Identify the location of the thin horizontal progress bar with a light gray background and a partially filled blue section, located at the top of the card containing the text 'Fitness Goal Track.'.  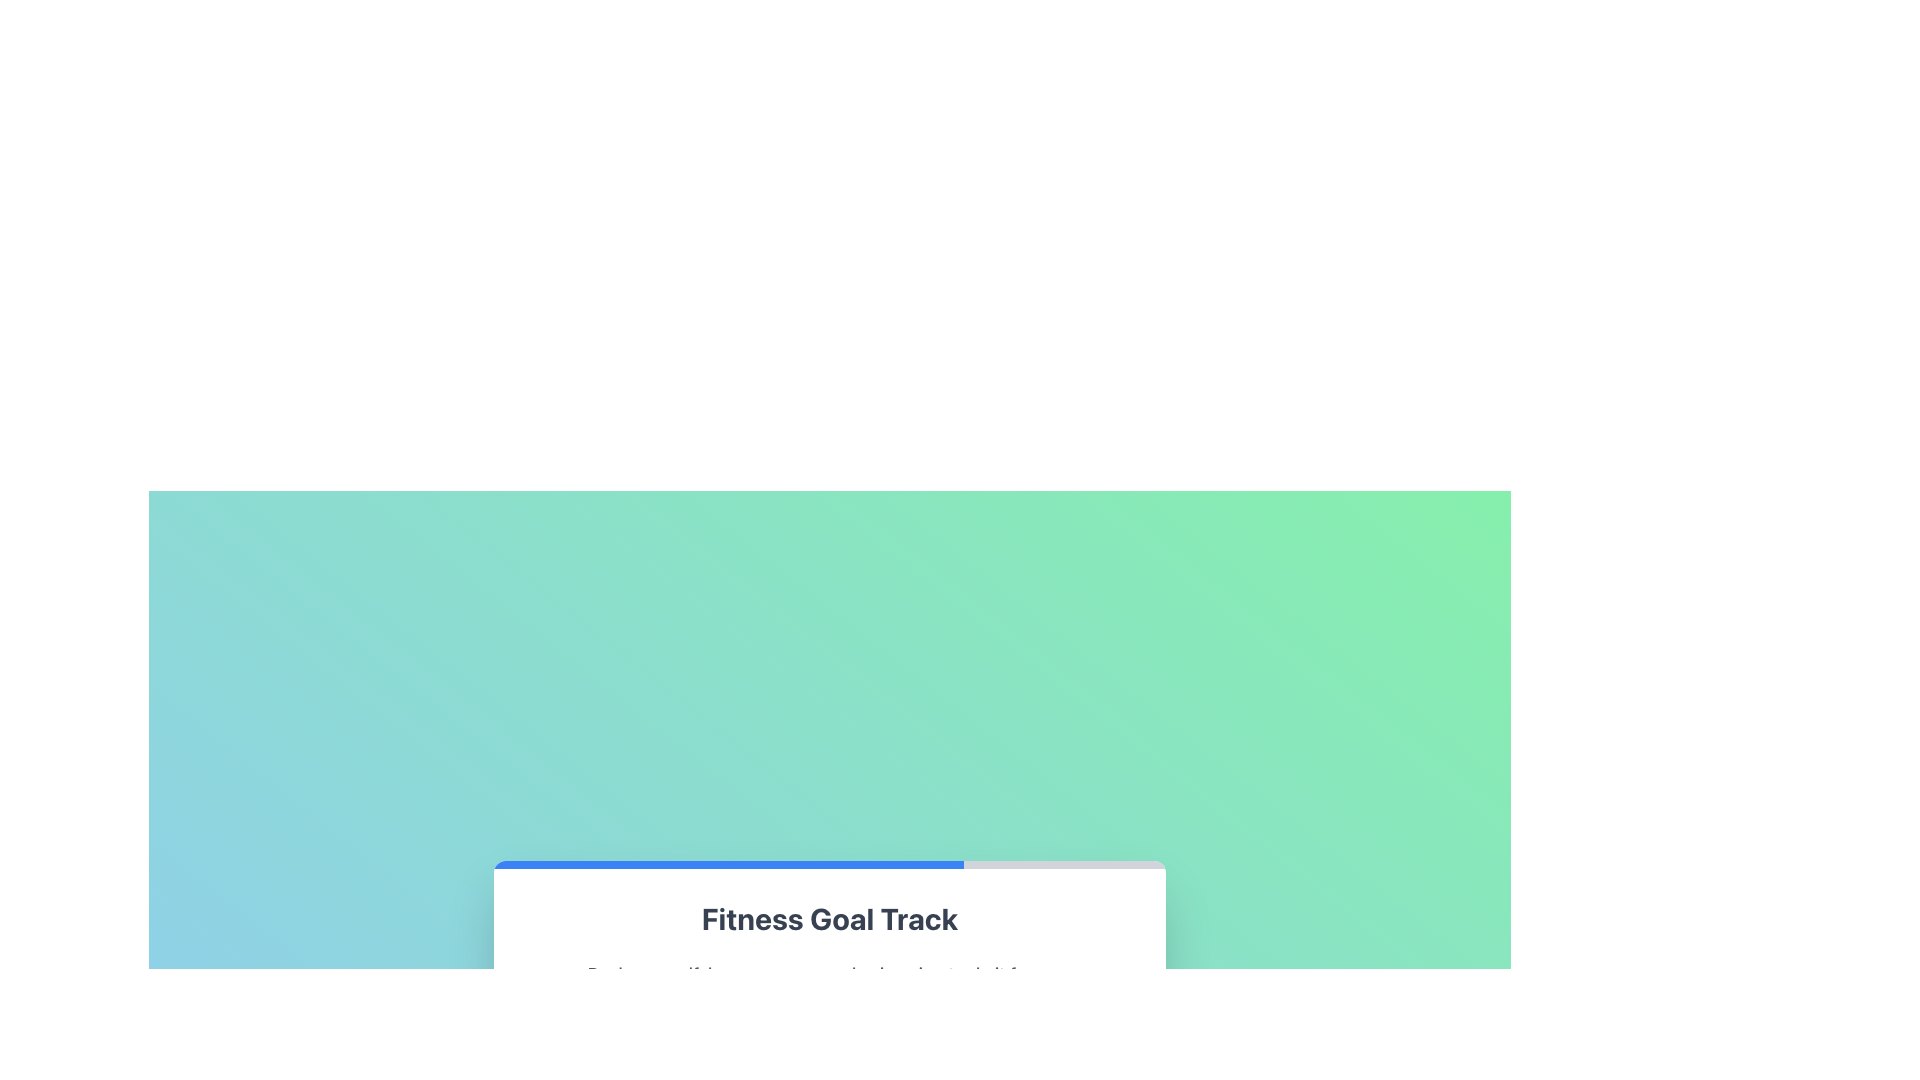
(830, 863).